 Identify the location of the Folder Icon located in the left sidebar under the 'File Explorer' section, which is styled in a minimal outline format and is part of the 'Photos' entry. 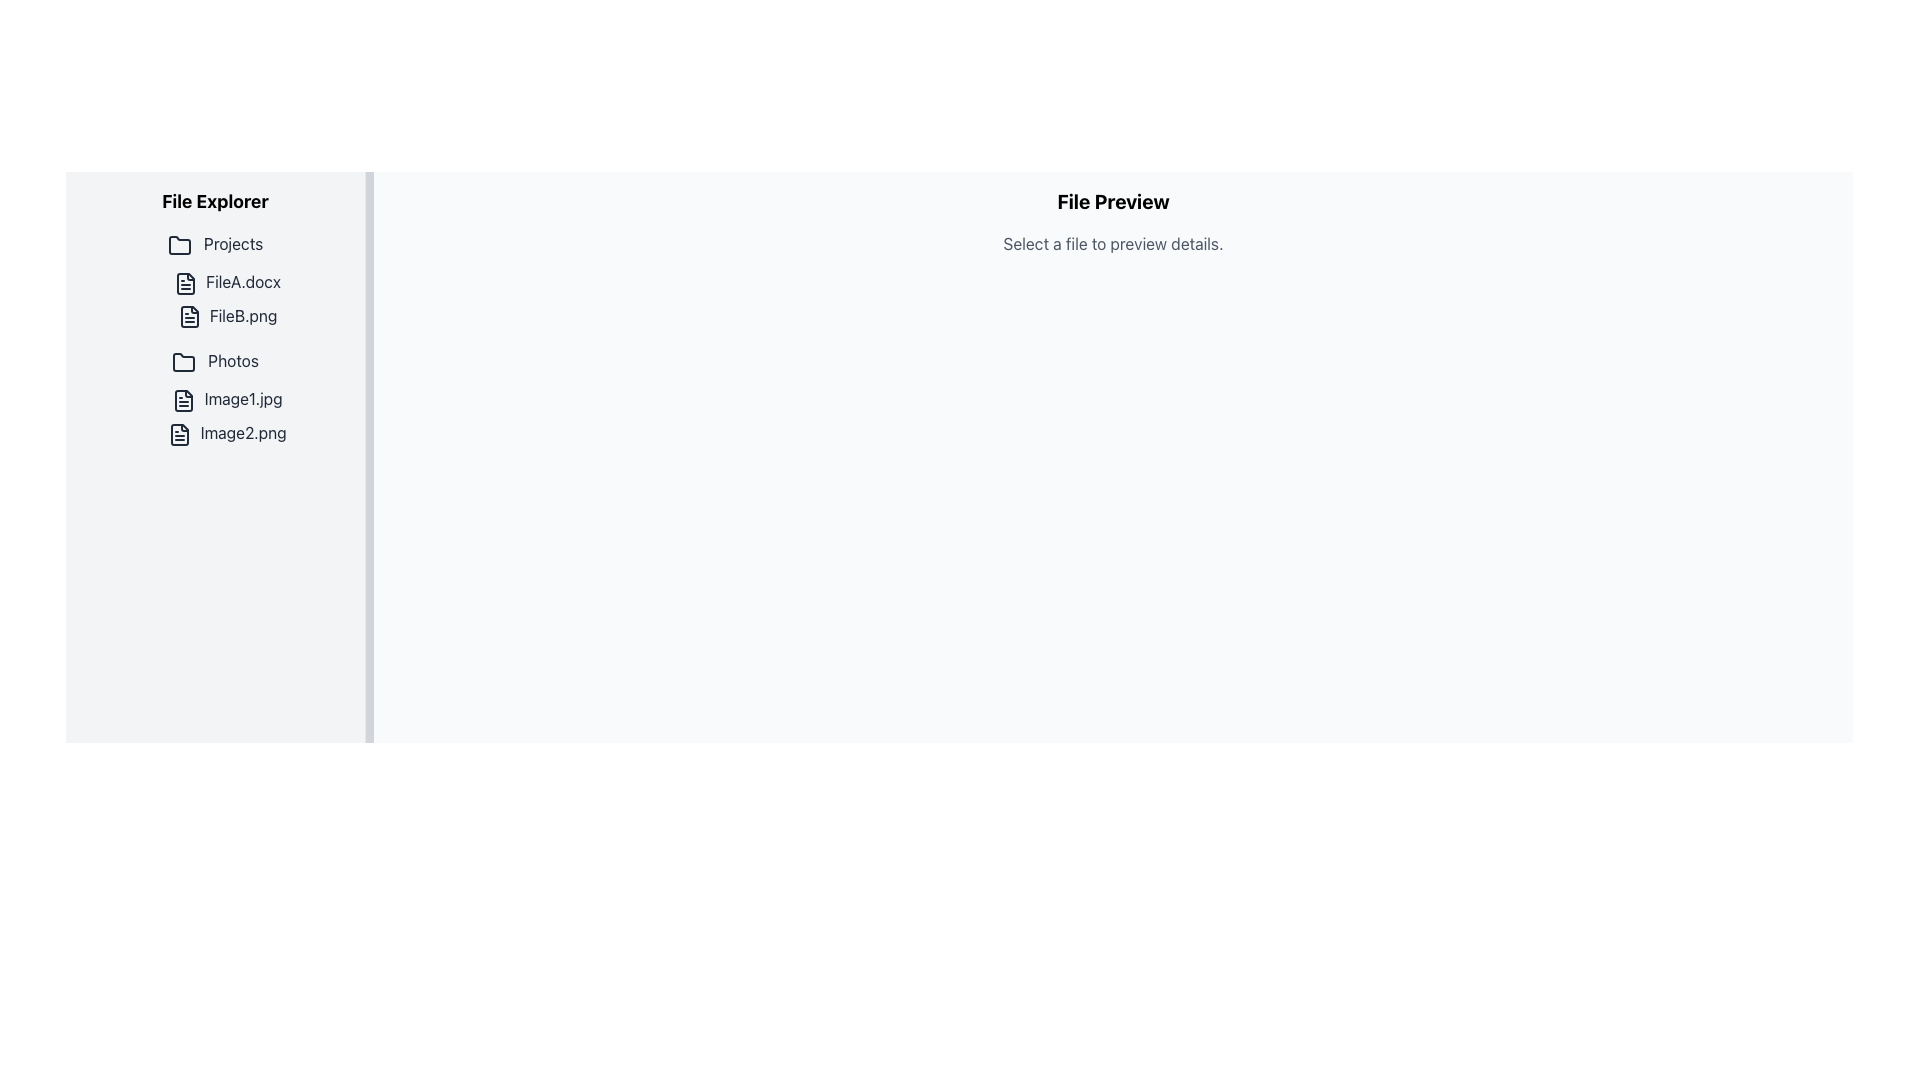
(184, 363).